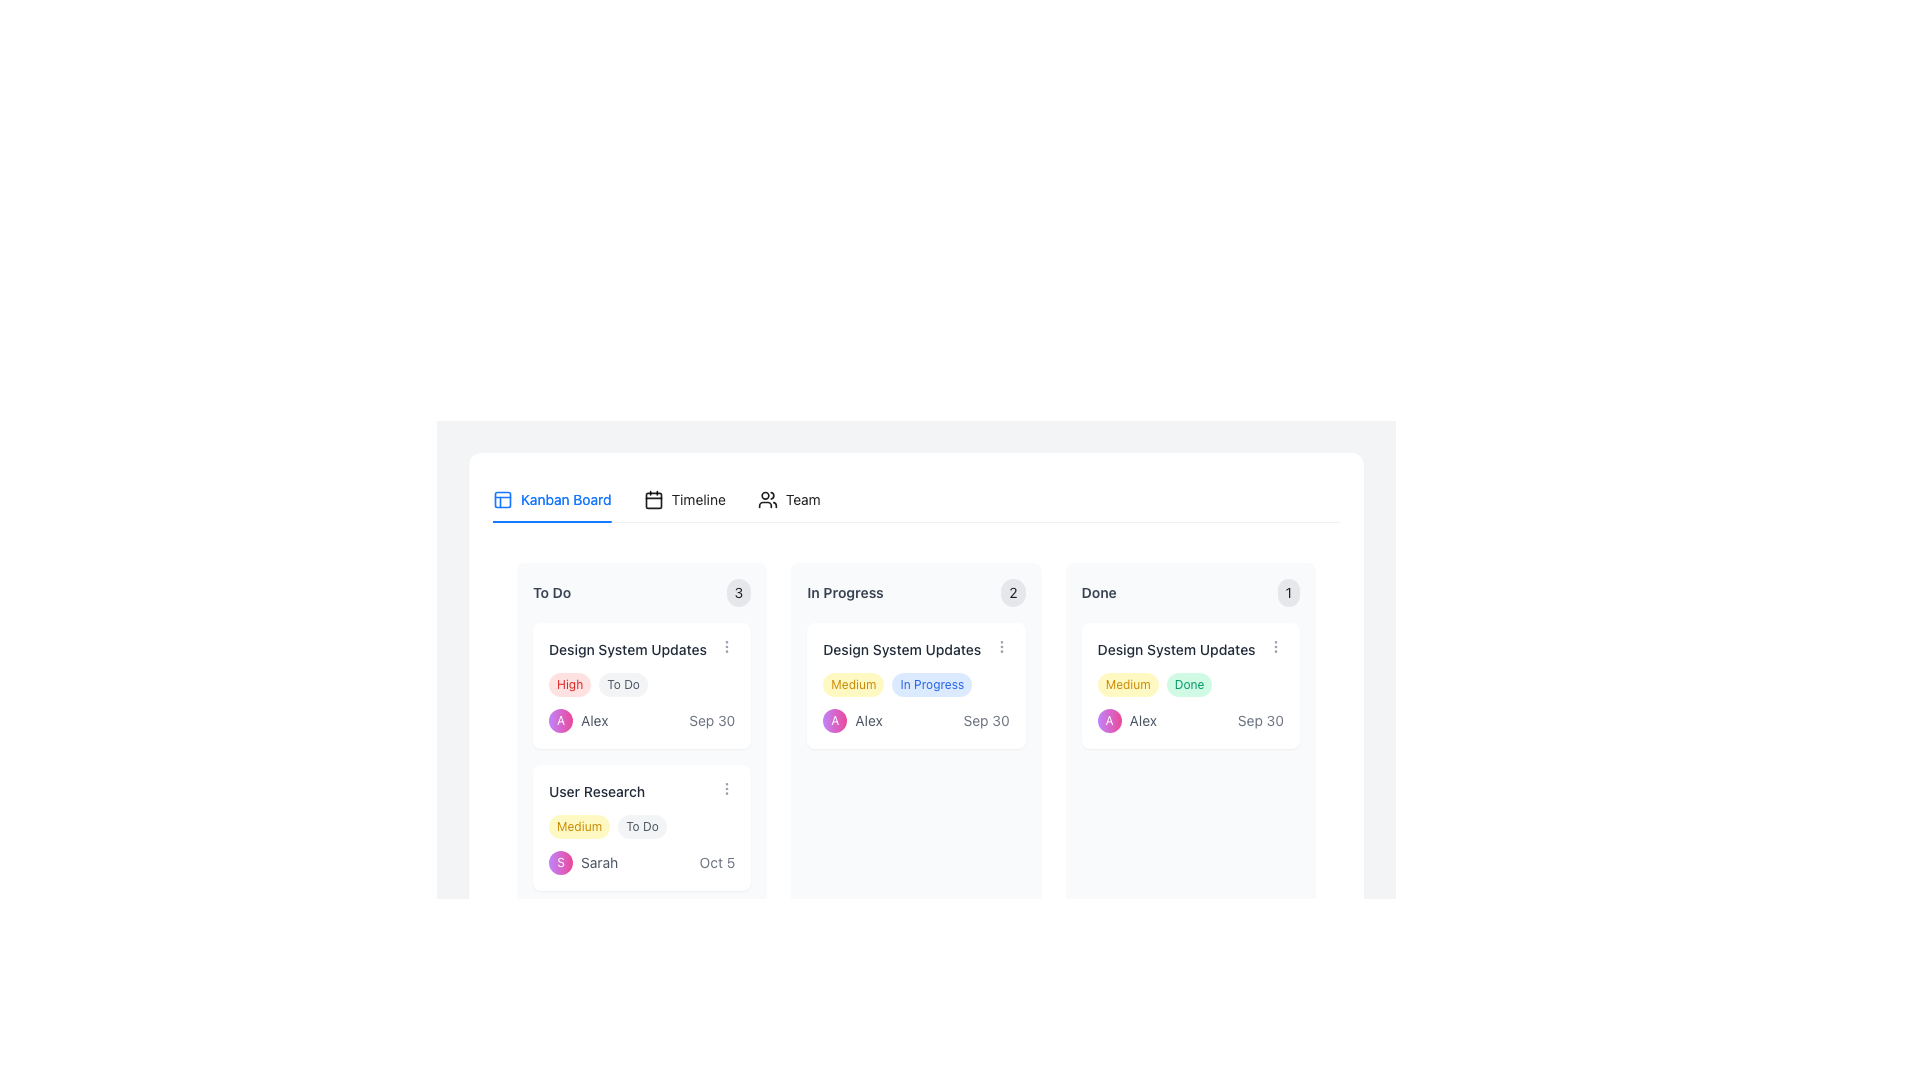 The width and height of the screenshot is (1920, 1080). Describe the element at coordinates (1190, 650) in the screenshot. I see `the card title label located in the upper section of a card in the 'Done' column of a Kanban board` at that location.